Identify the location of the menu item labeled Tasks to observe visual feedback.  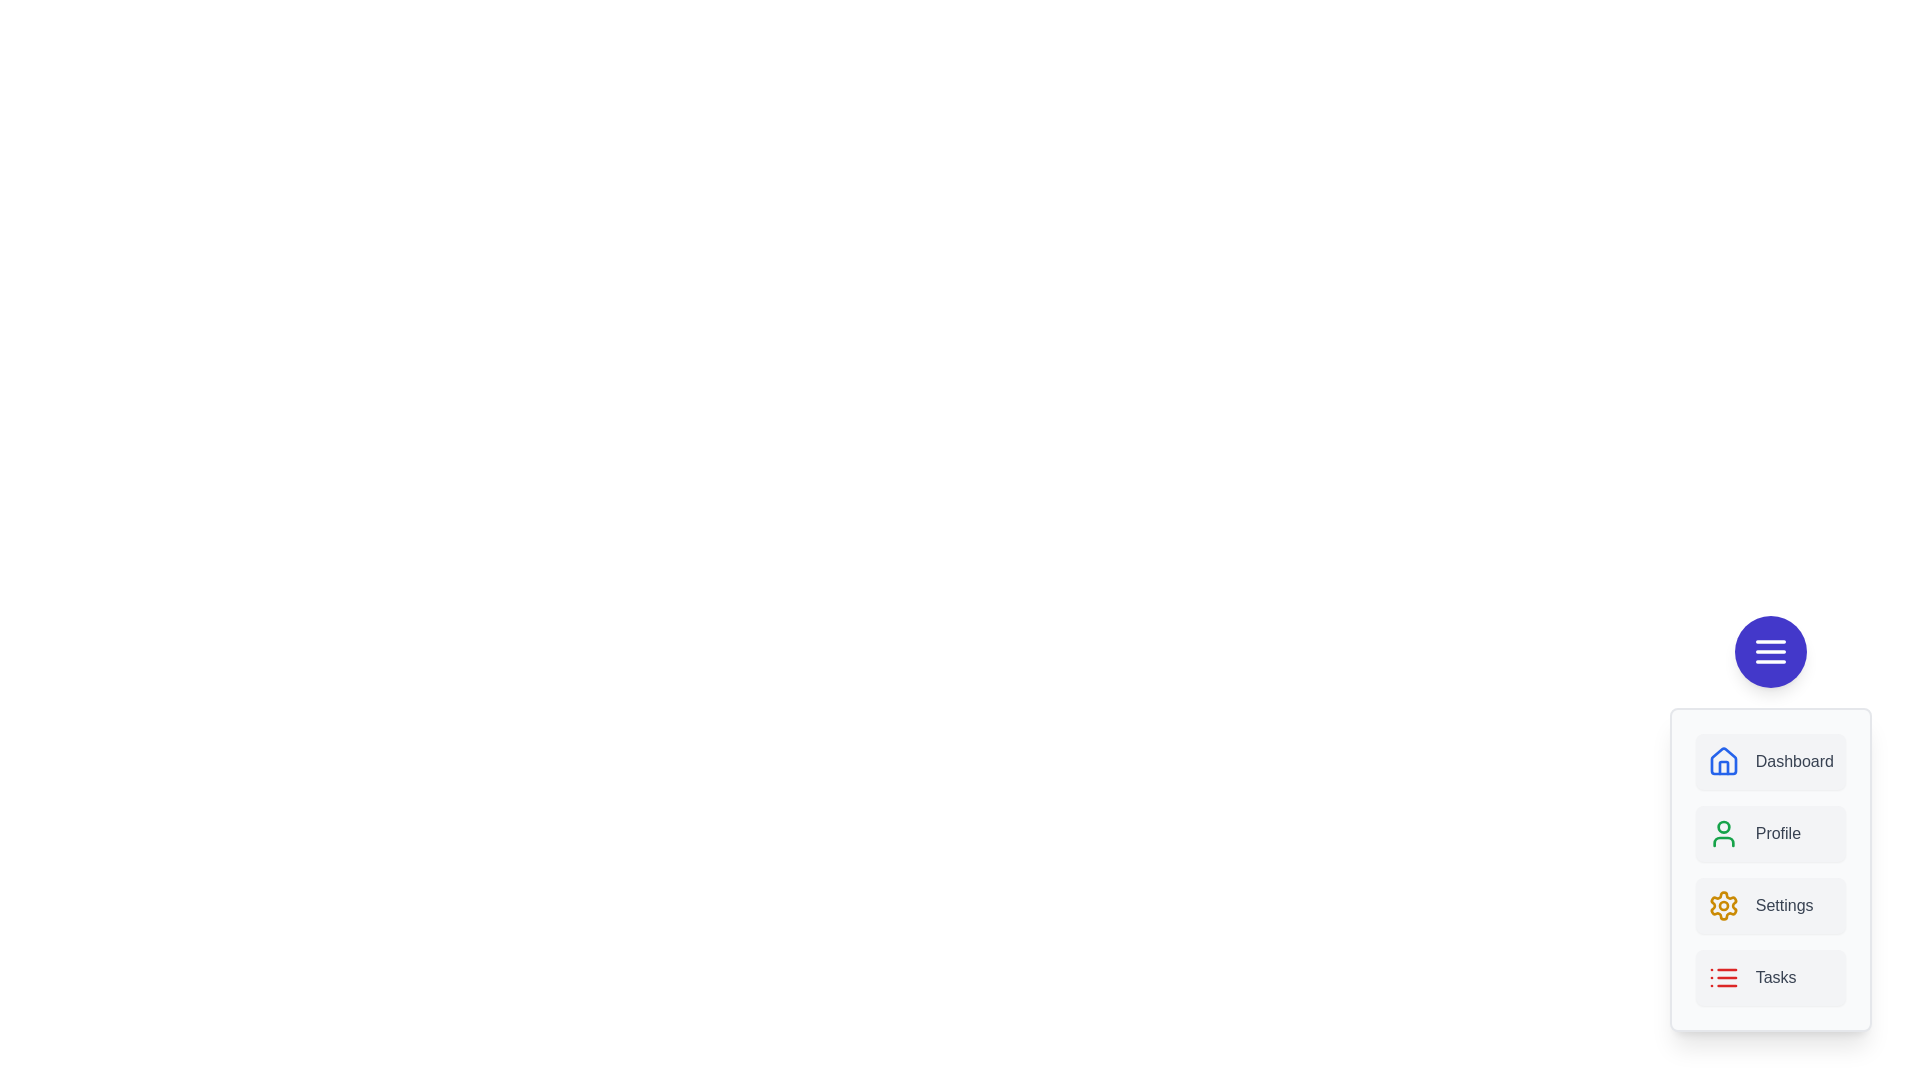
(1770, 977).